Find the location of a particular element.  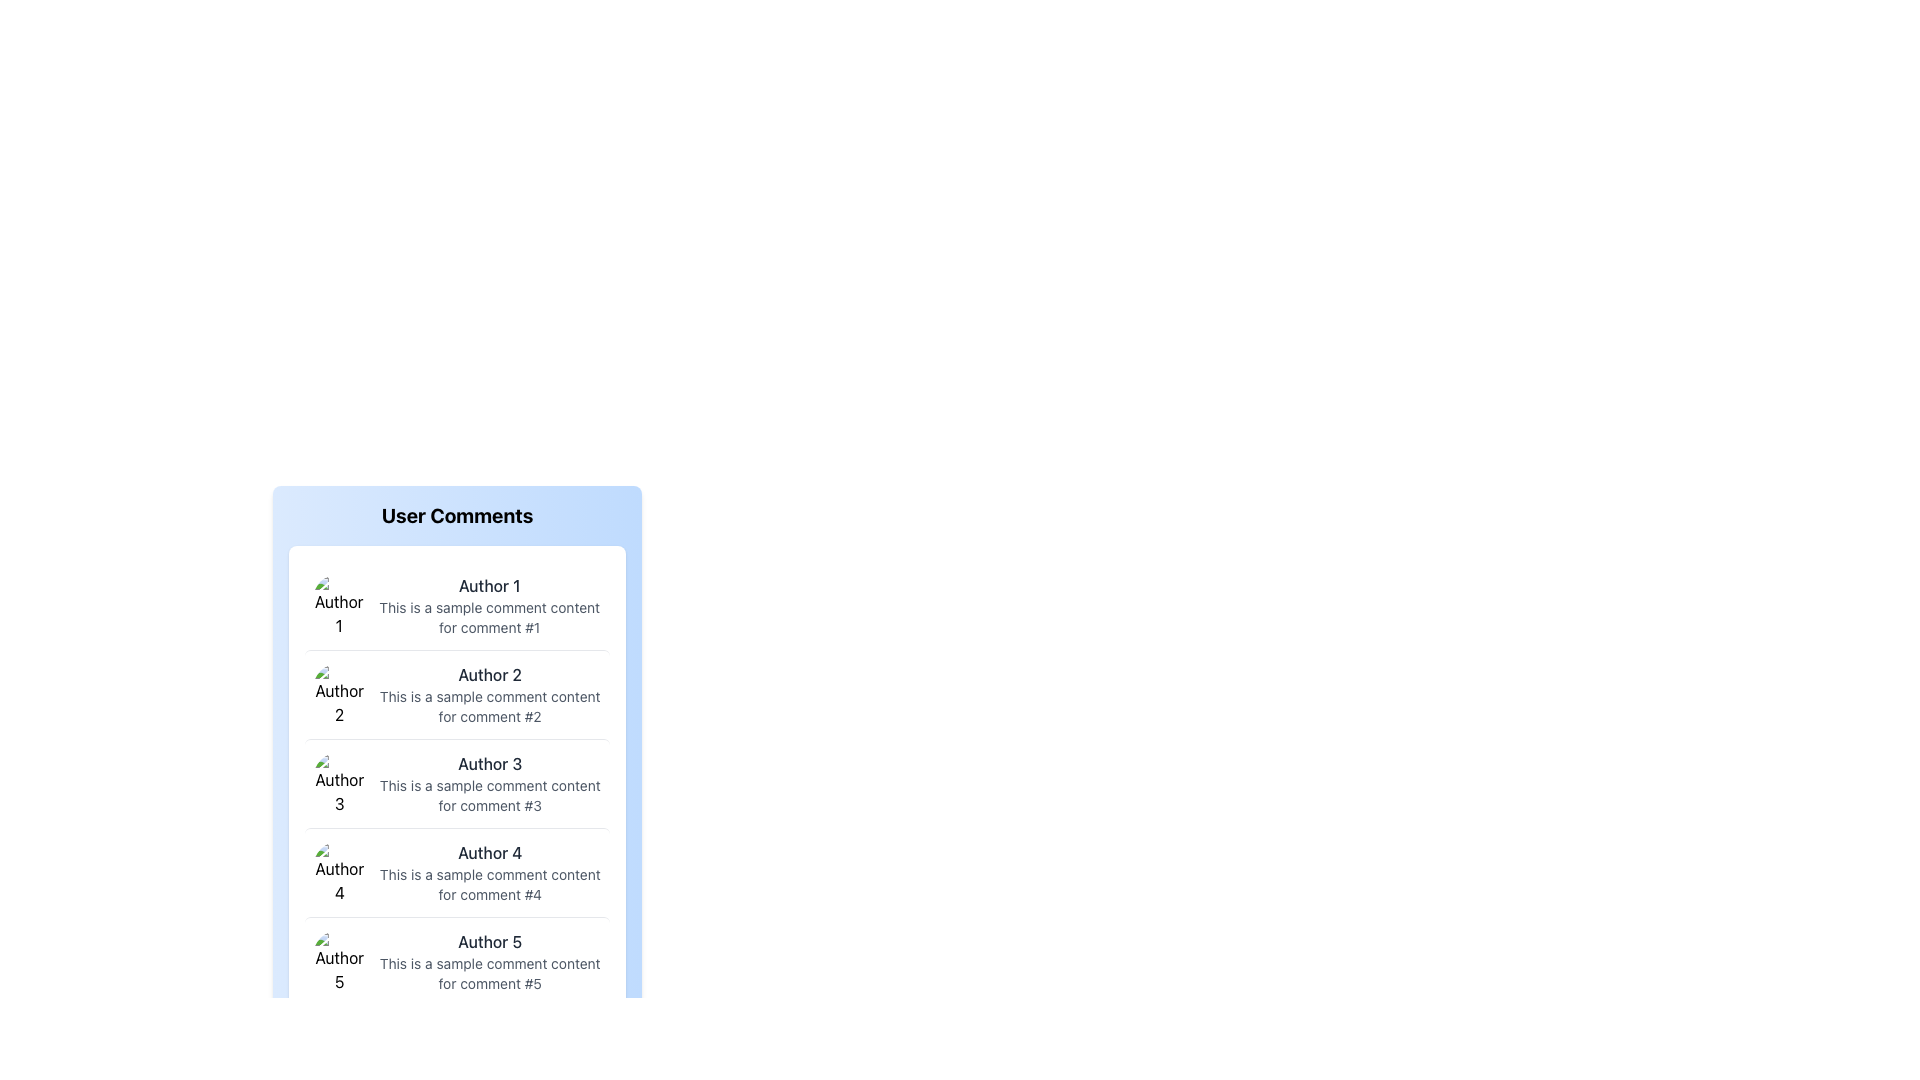

text displayed in the comment section associated with 'Author 2', located directly beneath the author's name in the User Comments area is located at coordinates (490, 705).